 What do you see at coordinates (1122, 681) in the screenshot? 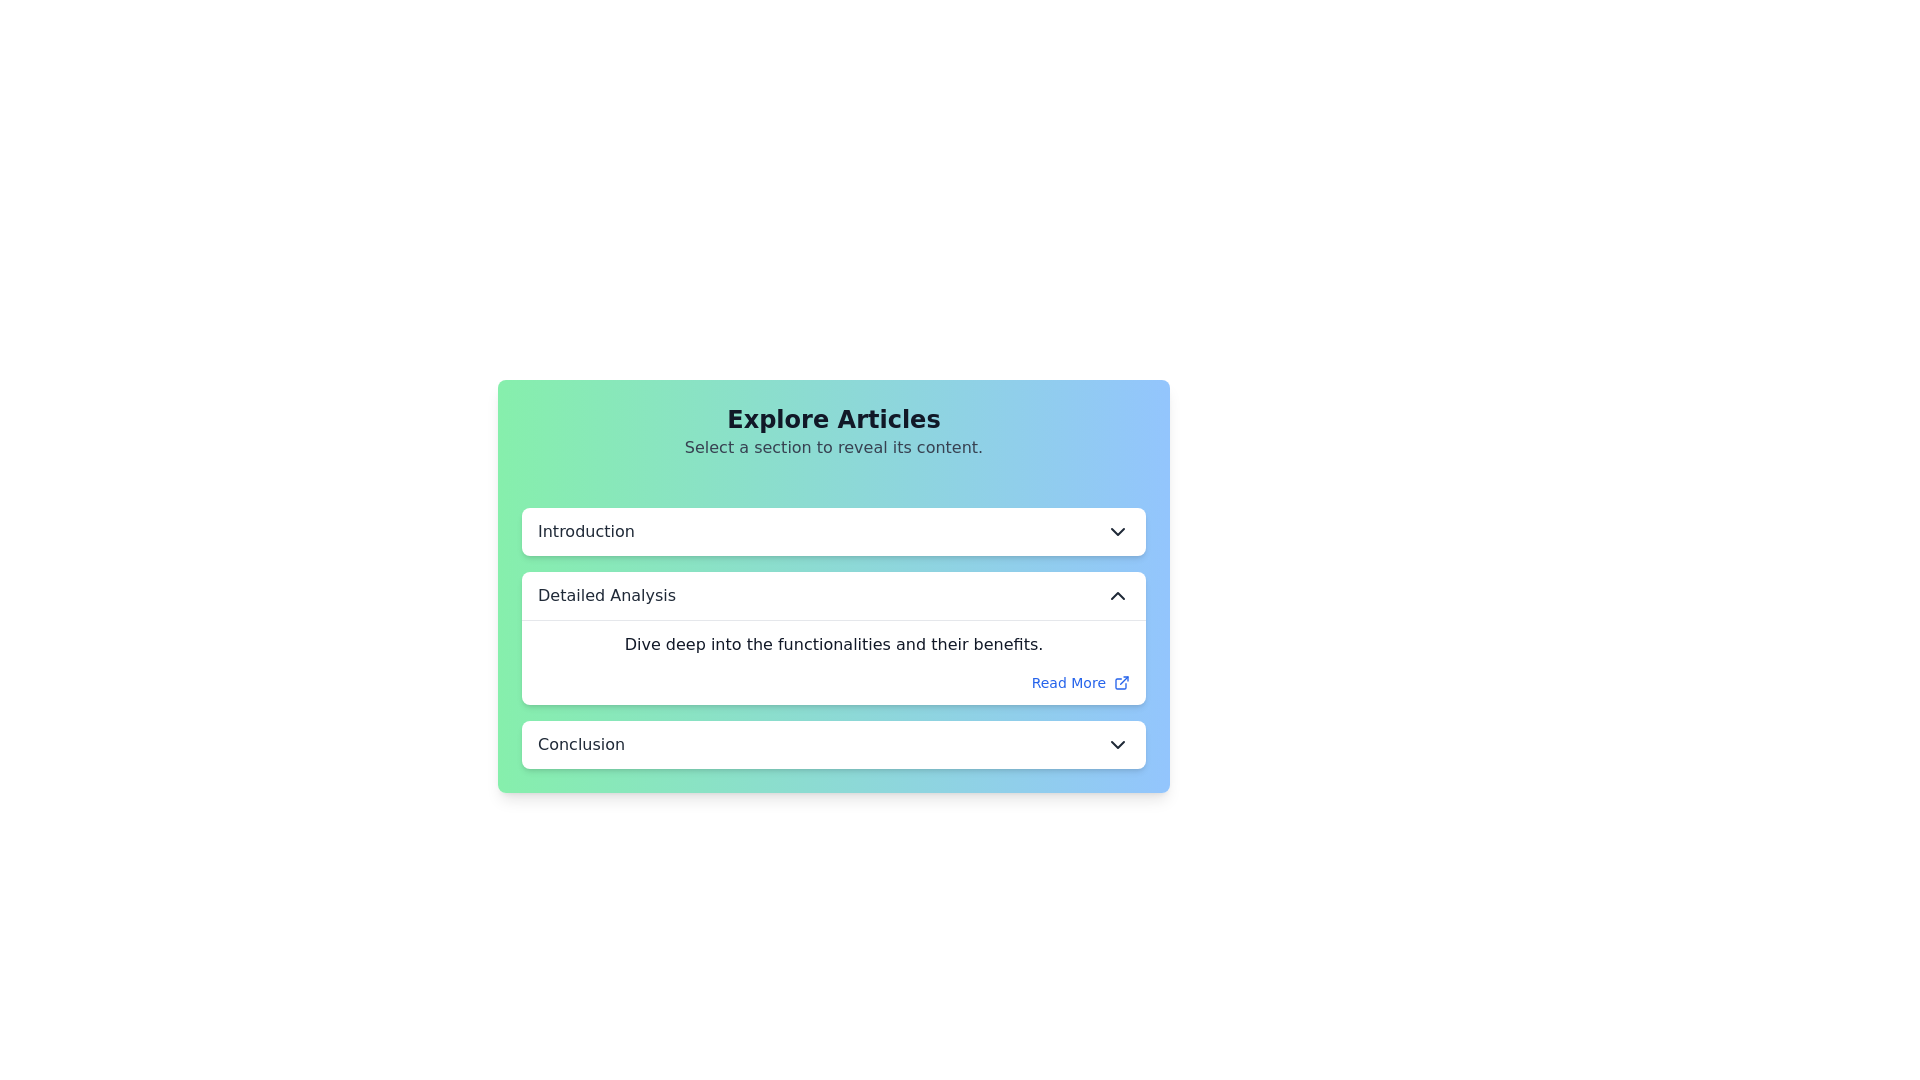
I see `the external link icon, which is rendered in blue and located immediately adjacent to the 'Read More' text link in the 'Detailed Analysis' section of the content card under the title 'Explore Articles'` at bounding box center [1122, 681].